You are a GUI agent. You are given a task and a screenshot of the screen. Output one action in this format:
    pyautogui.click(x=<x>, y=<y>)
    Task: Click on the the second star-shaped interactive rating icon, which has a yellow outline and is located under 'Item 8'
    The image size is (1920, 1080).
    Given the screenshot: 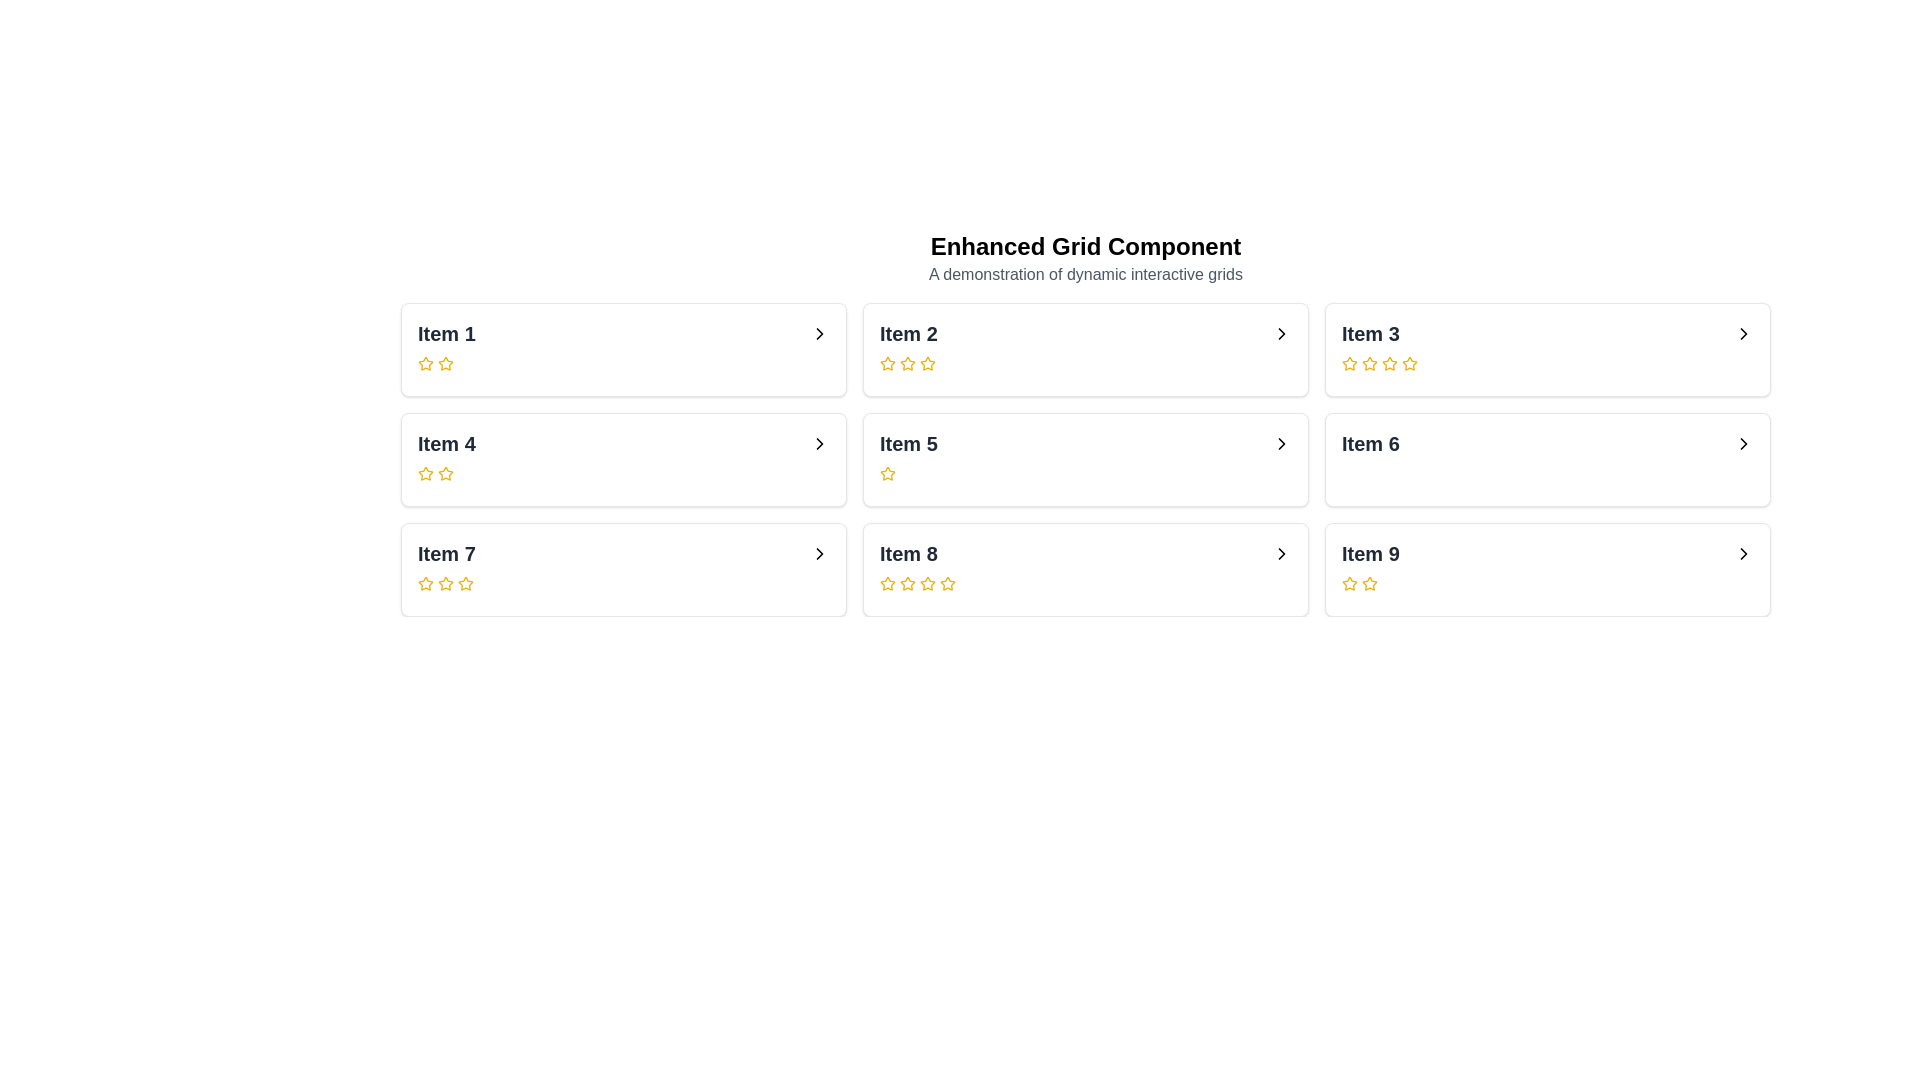 What is the action you would take?
    pyautogui.click(x=926, y=583)
    